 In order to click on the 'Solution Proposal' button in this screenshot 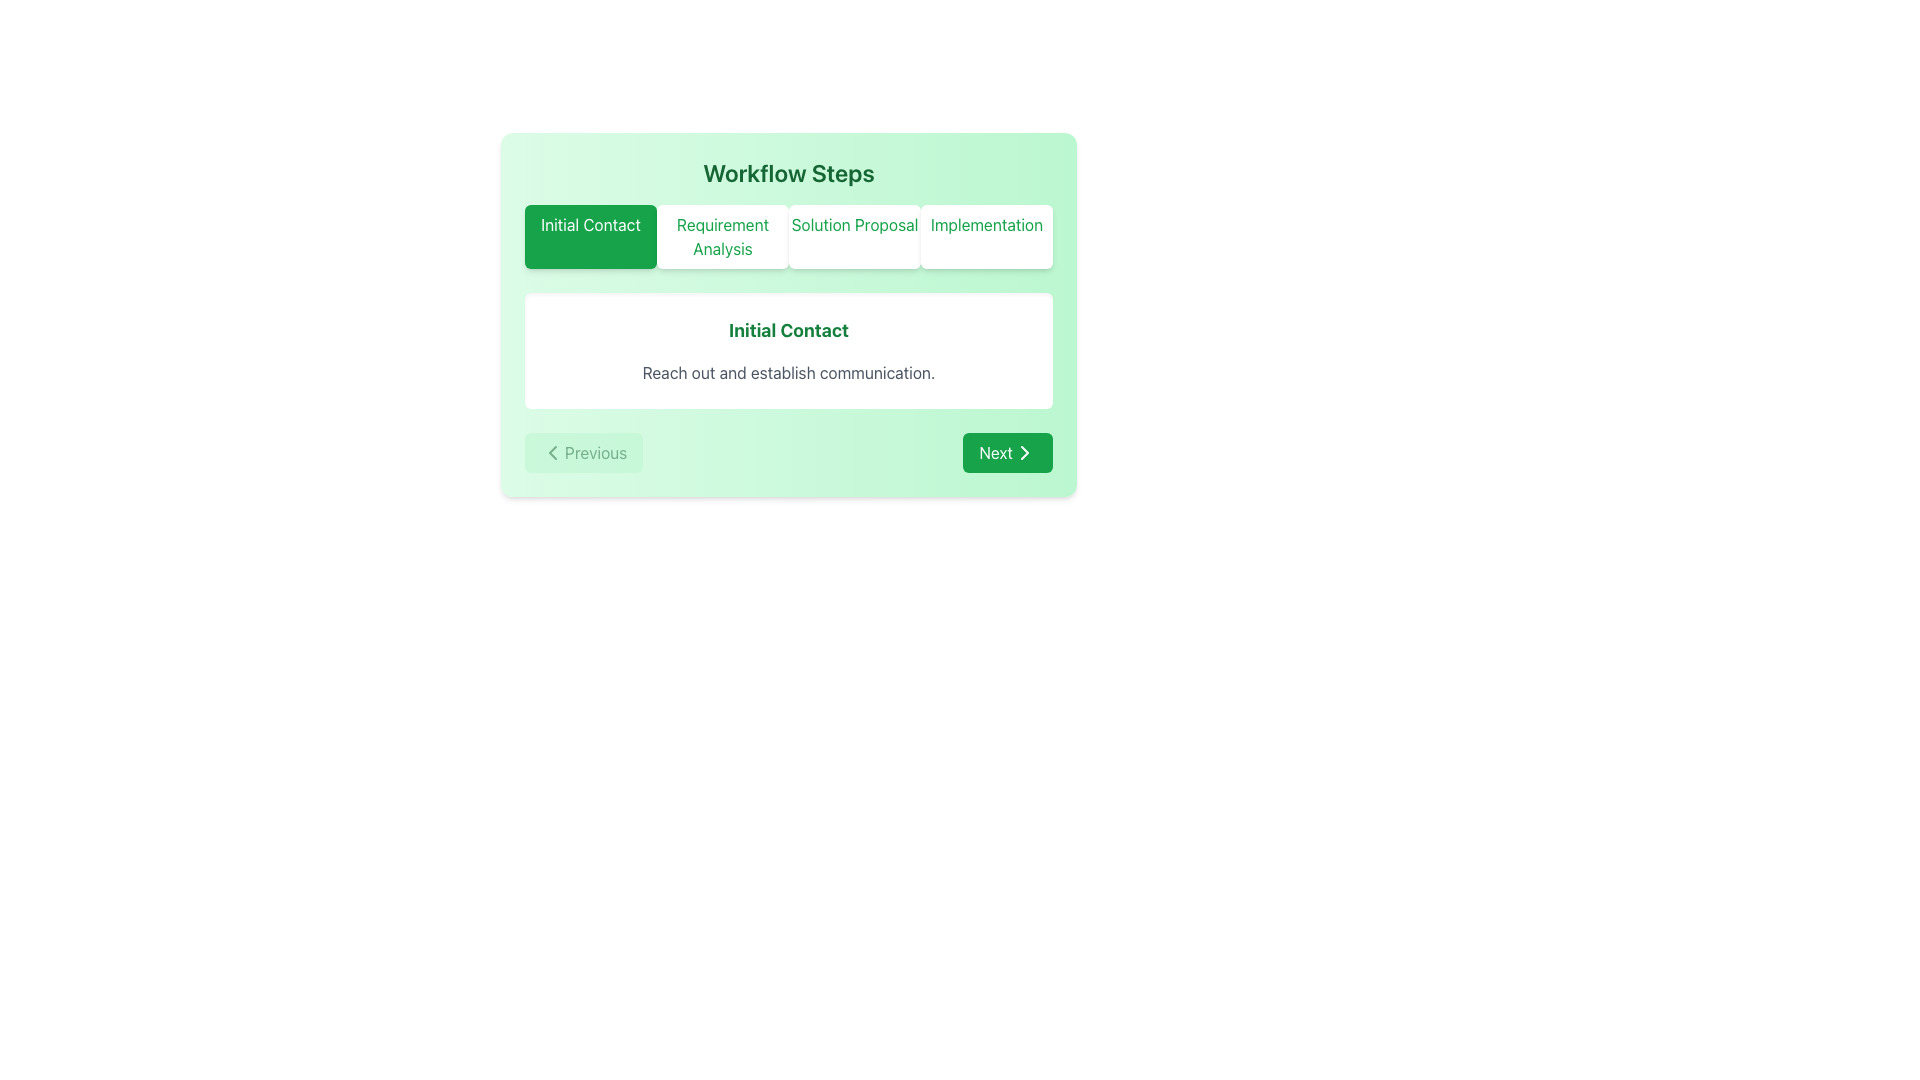, I will do `click(854, 235)`.